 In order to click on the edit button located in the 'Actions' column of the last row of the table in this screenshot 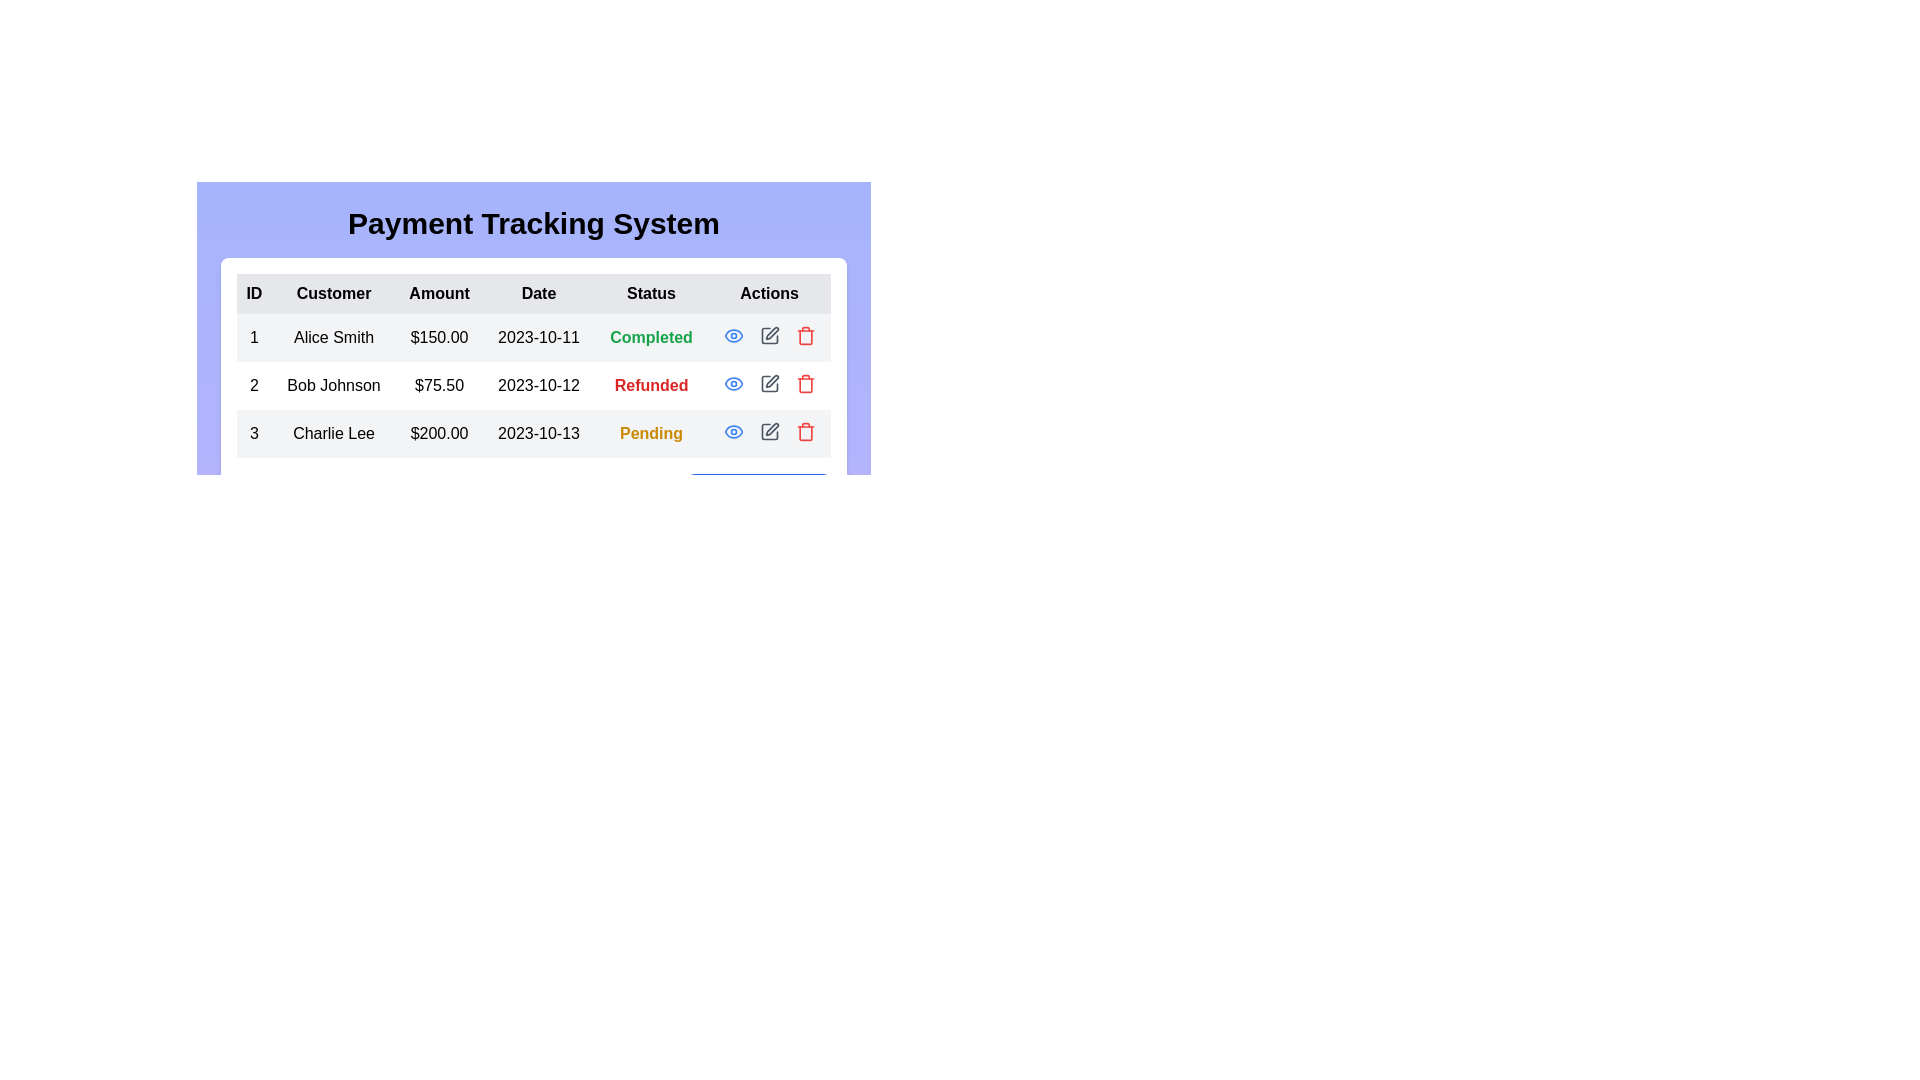, I will do `click(768, 431)`.